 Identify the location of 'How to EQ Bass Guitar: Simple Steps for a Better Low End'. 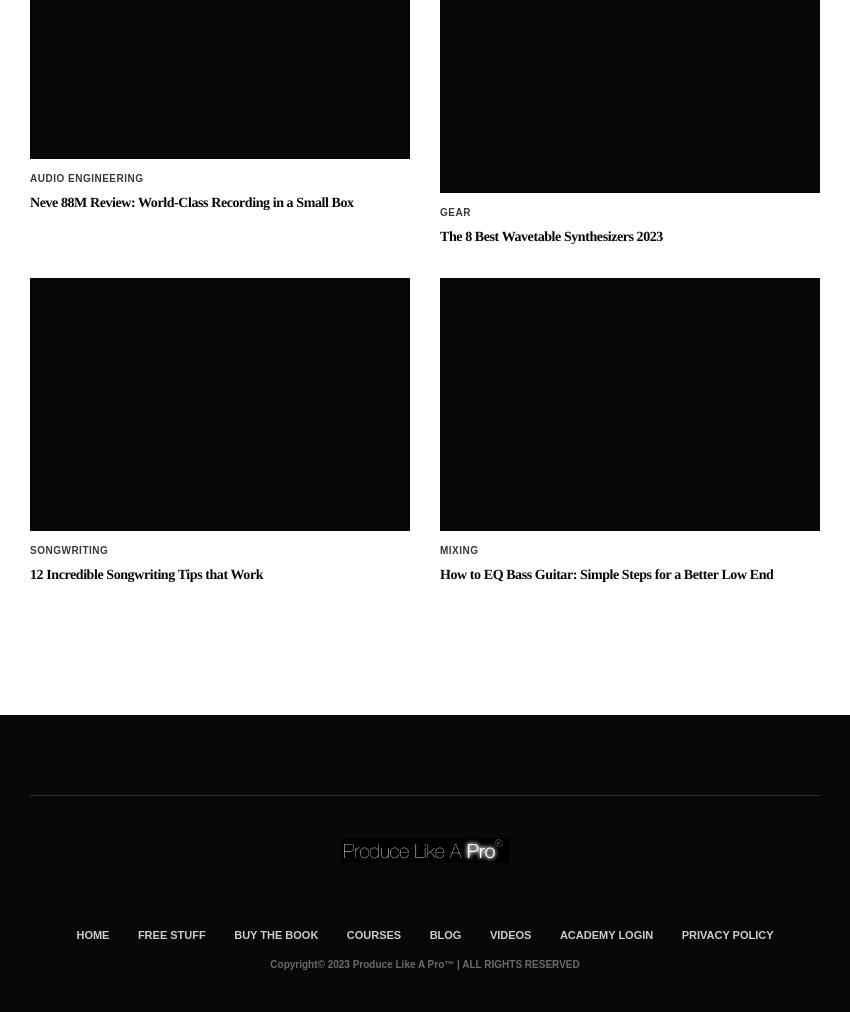
(438, 413).